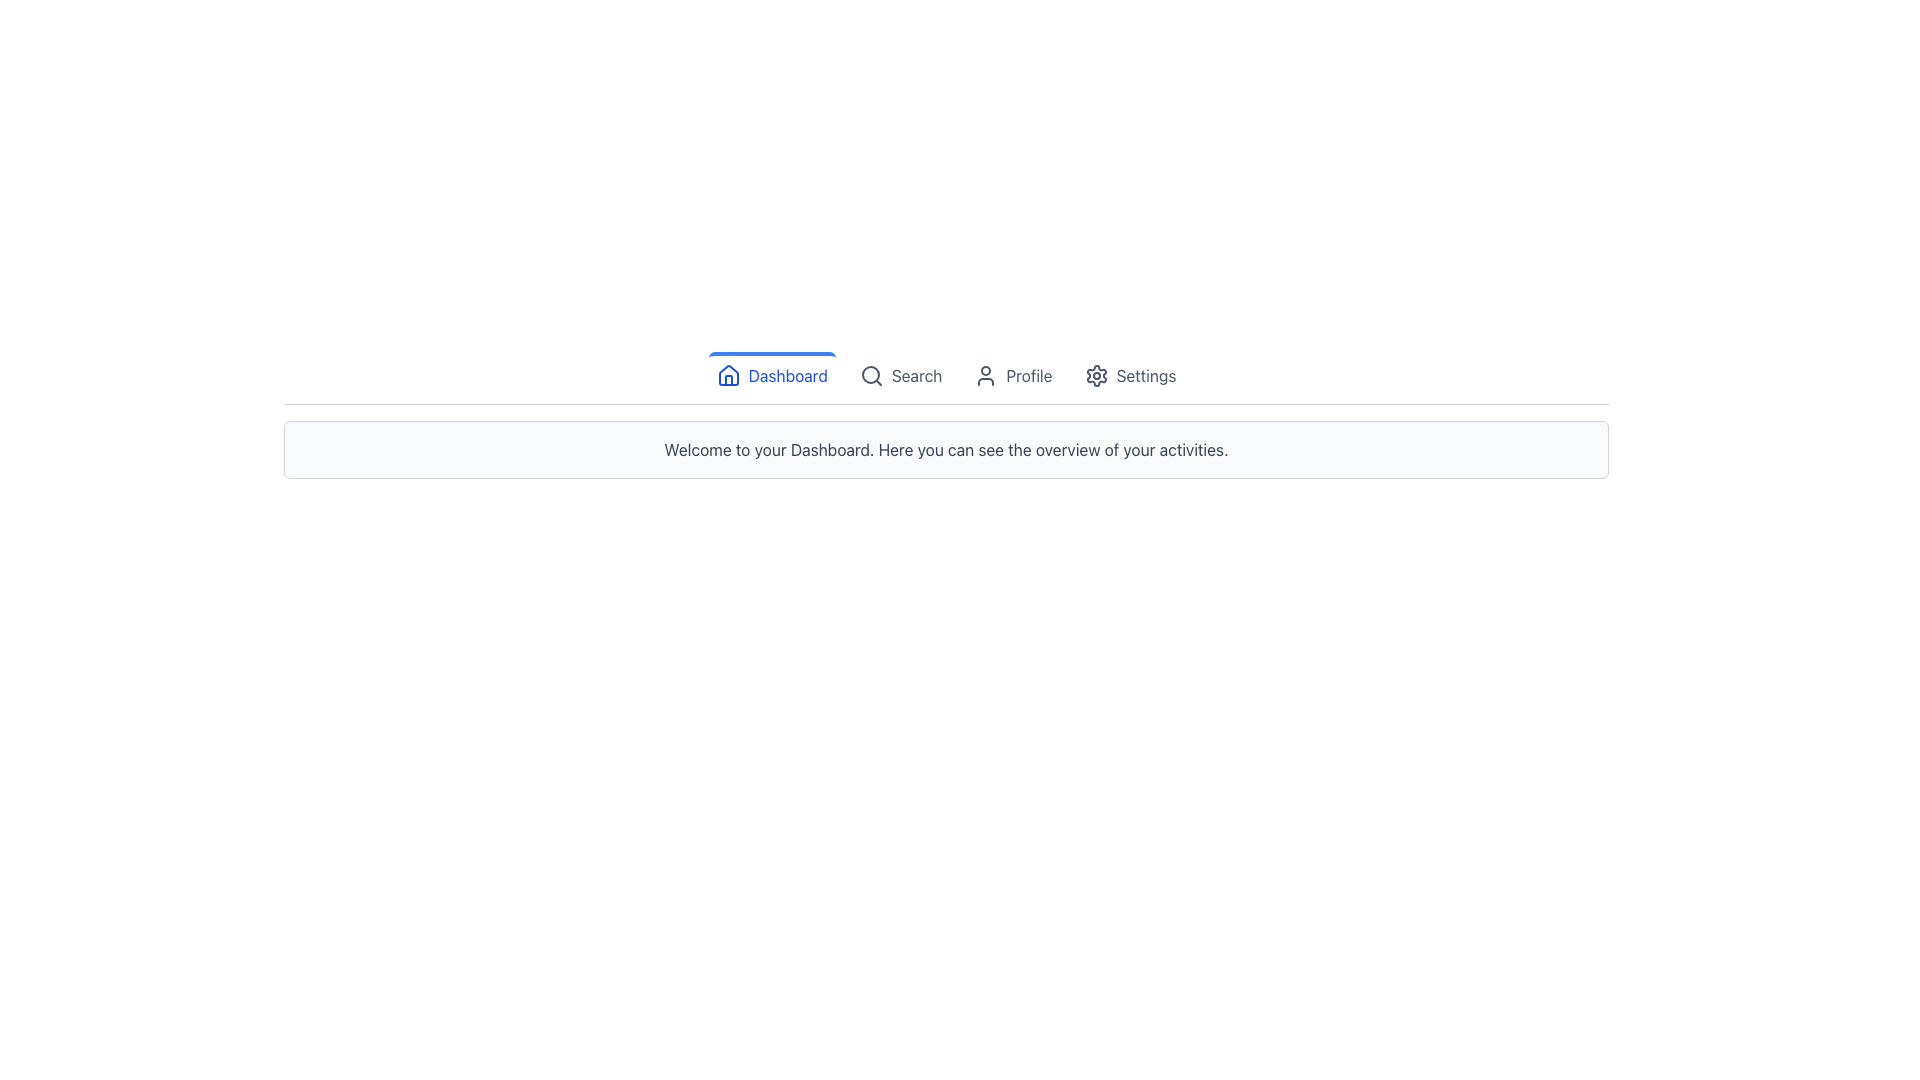  I want to click on the circular shape representing the magnifying lens component of the search icon located in the top navigation bar, which is second from the left, so click(870, 374).